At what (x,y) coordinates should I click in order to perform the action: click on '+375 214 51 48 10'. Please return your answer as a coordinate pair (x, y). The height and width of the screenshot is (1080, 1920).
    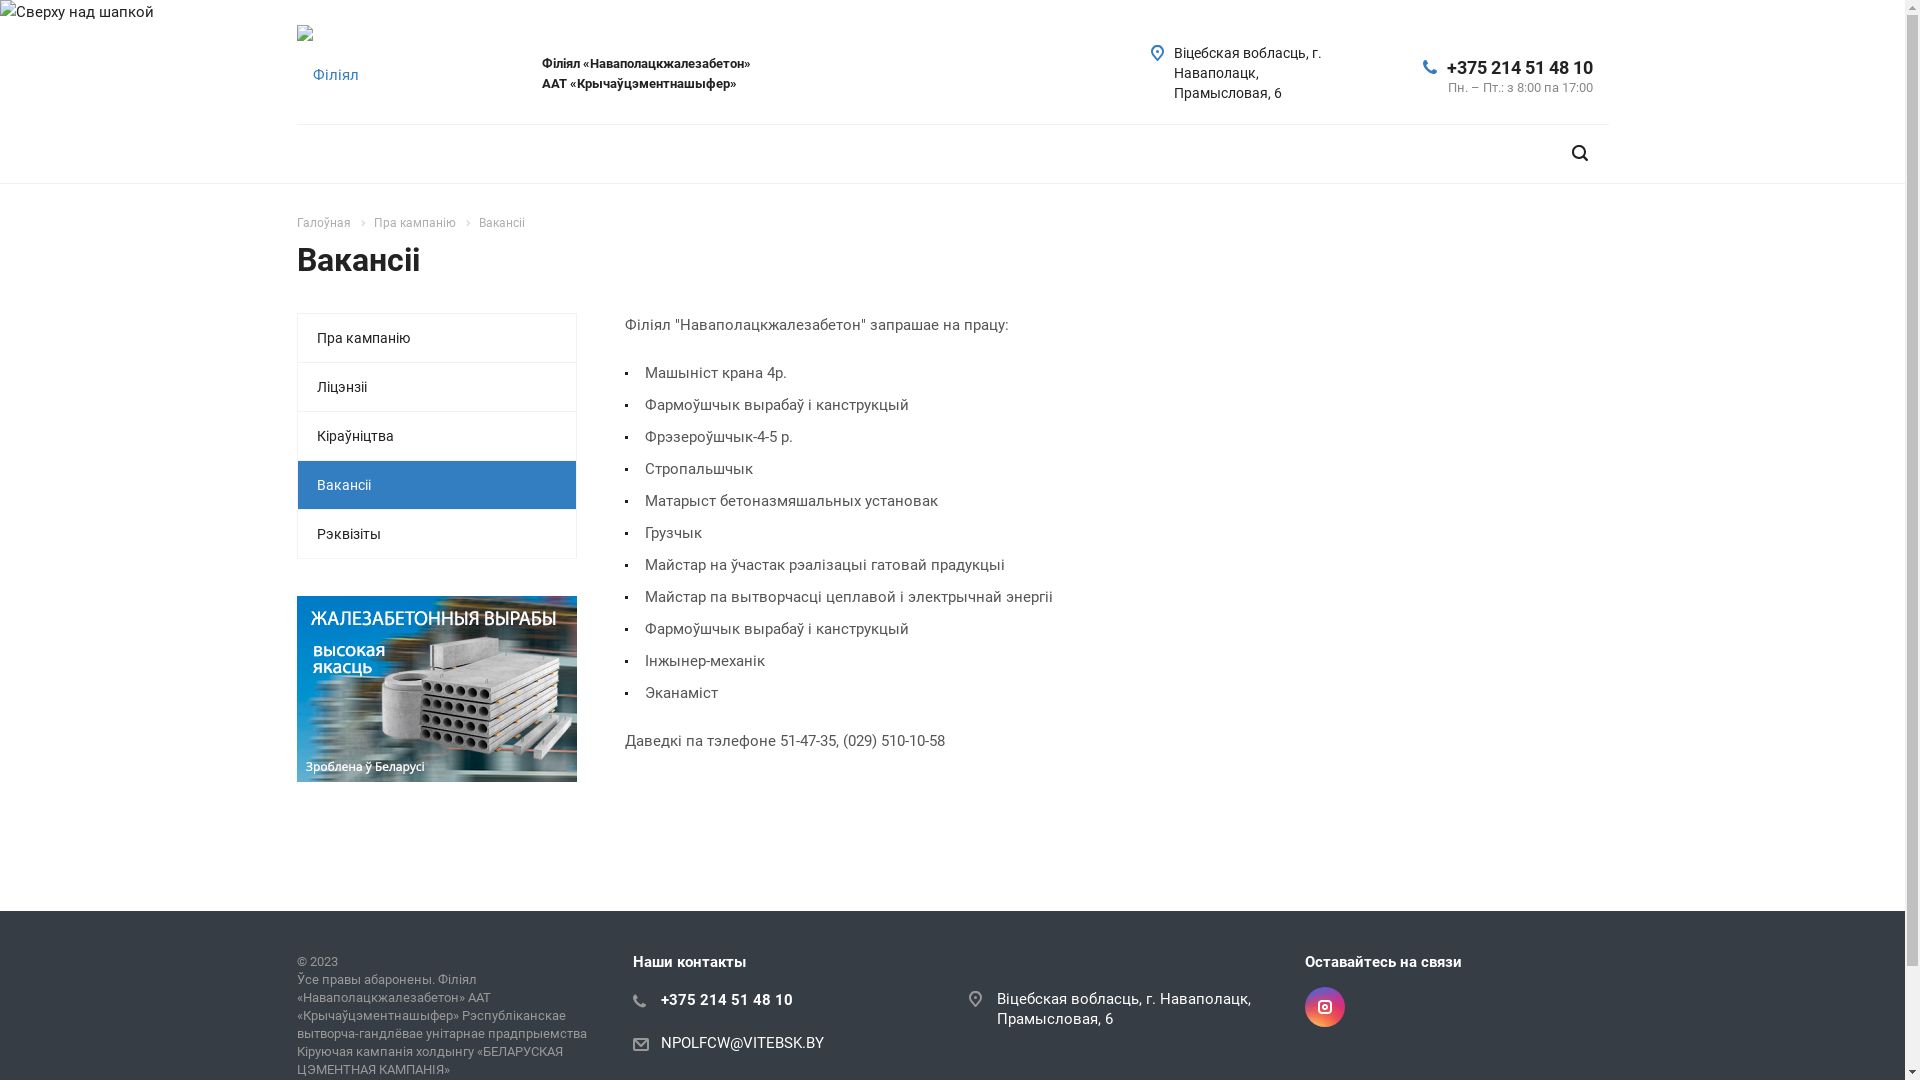
    Looking at the image, I should click on (724, 999).